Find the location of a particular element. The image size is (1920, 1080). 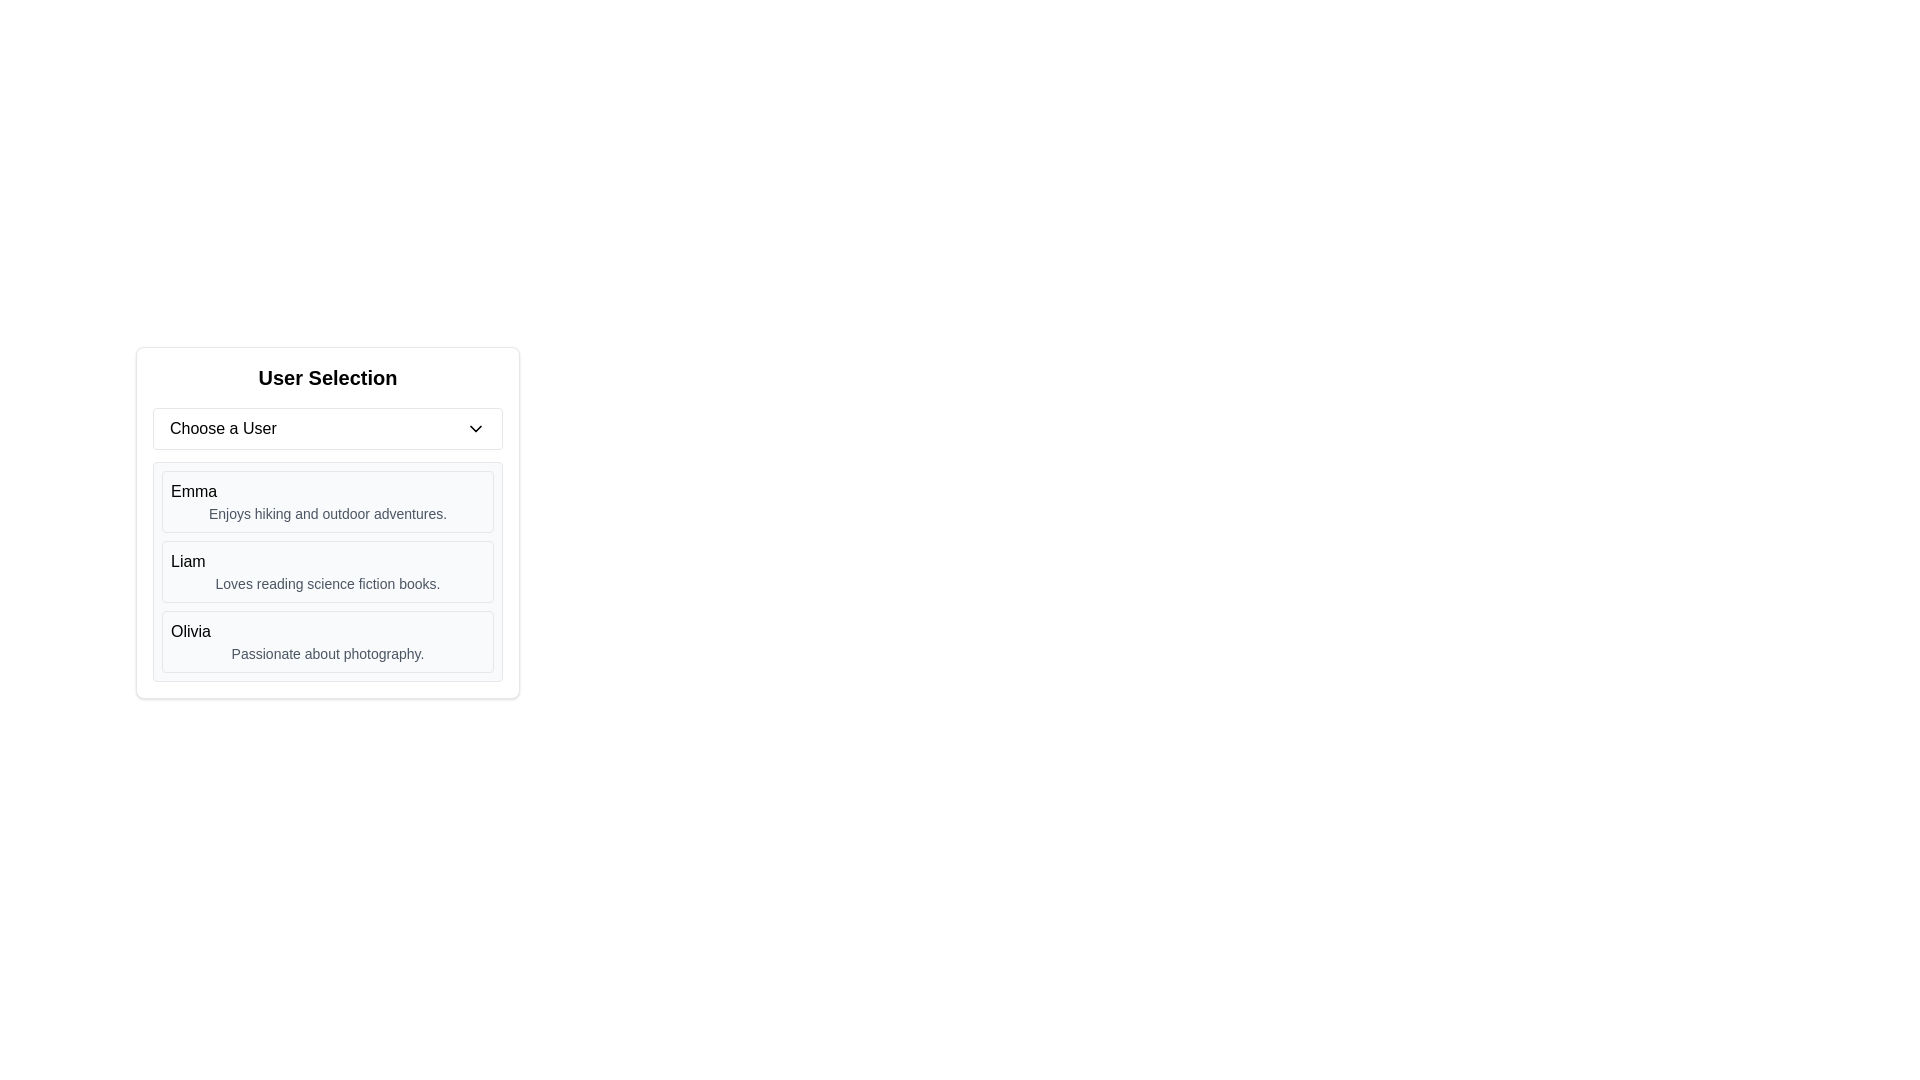

the text label displaying 'Liam', which is located in the middle card of the vertical user selection list, positioned between 'Emma' and 'Olivia' is located at coordinates (188, 562).